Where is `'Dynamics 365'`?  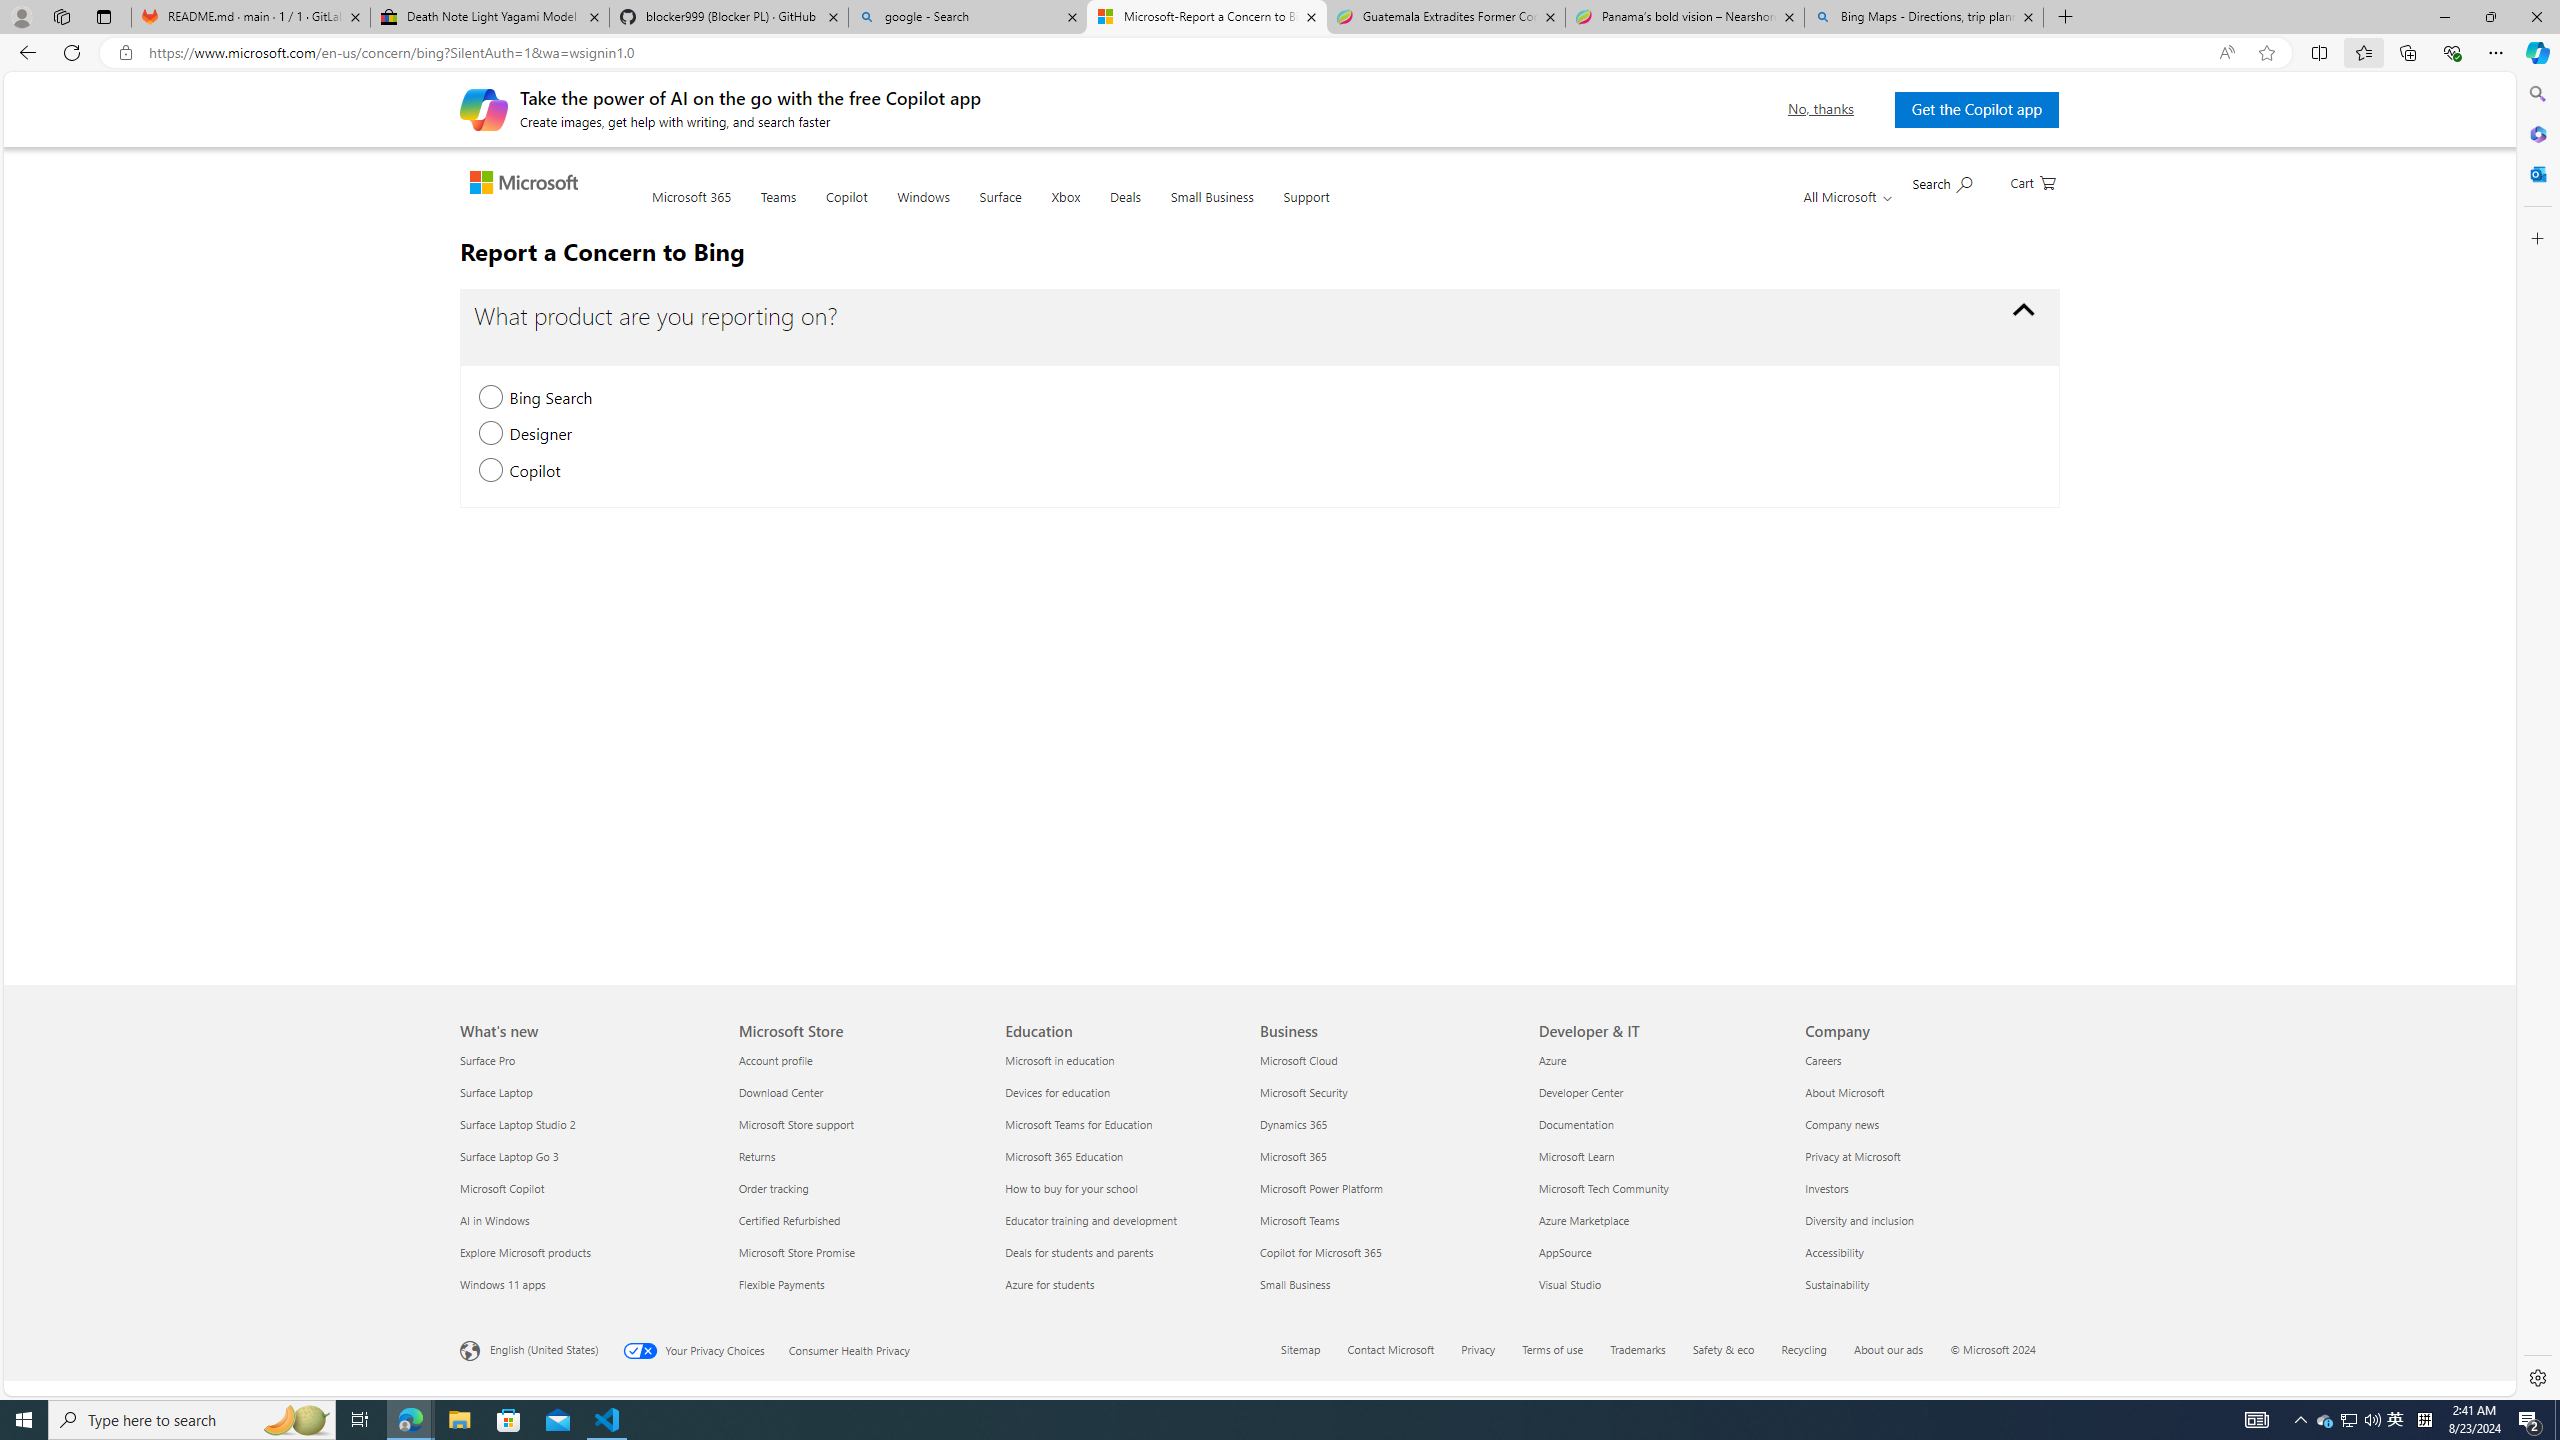
'Dynamics 365' is located at coordinates (1386, 1122).